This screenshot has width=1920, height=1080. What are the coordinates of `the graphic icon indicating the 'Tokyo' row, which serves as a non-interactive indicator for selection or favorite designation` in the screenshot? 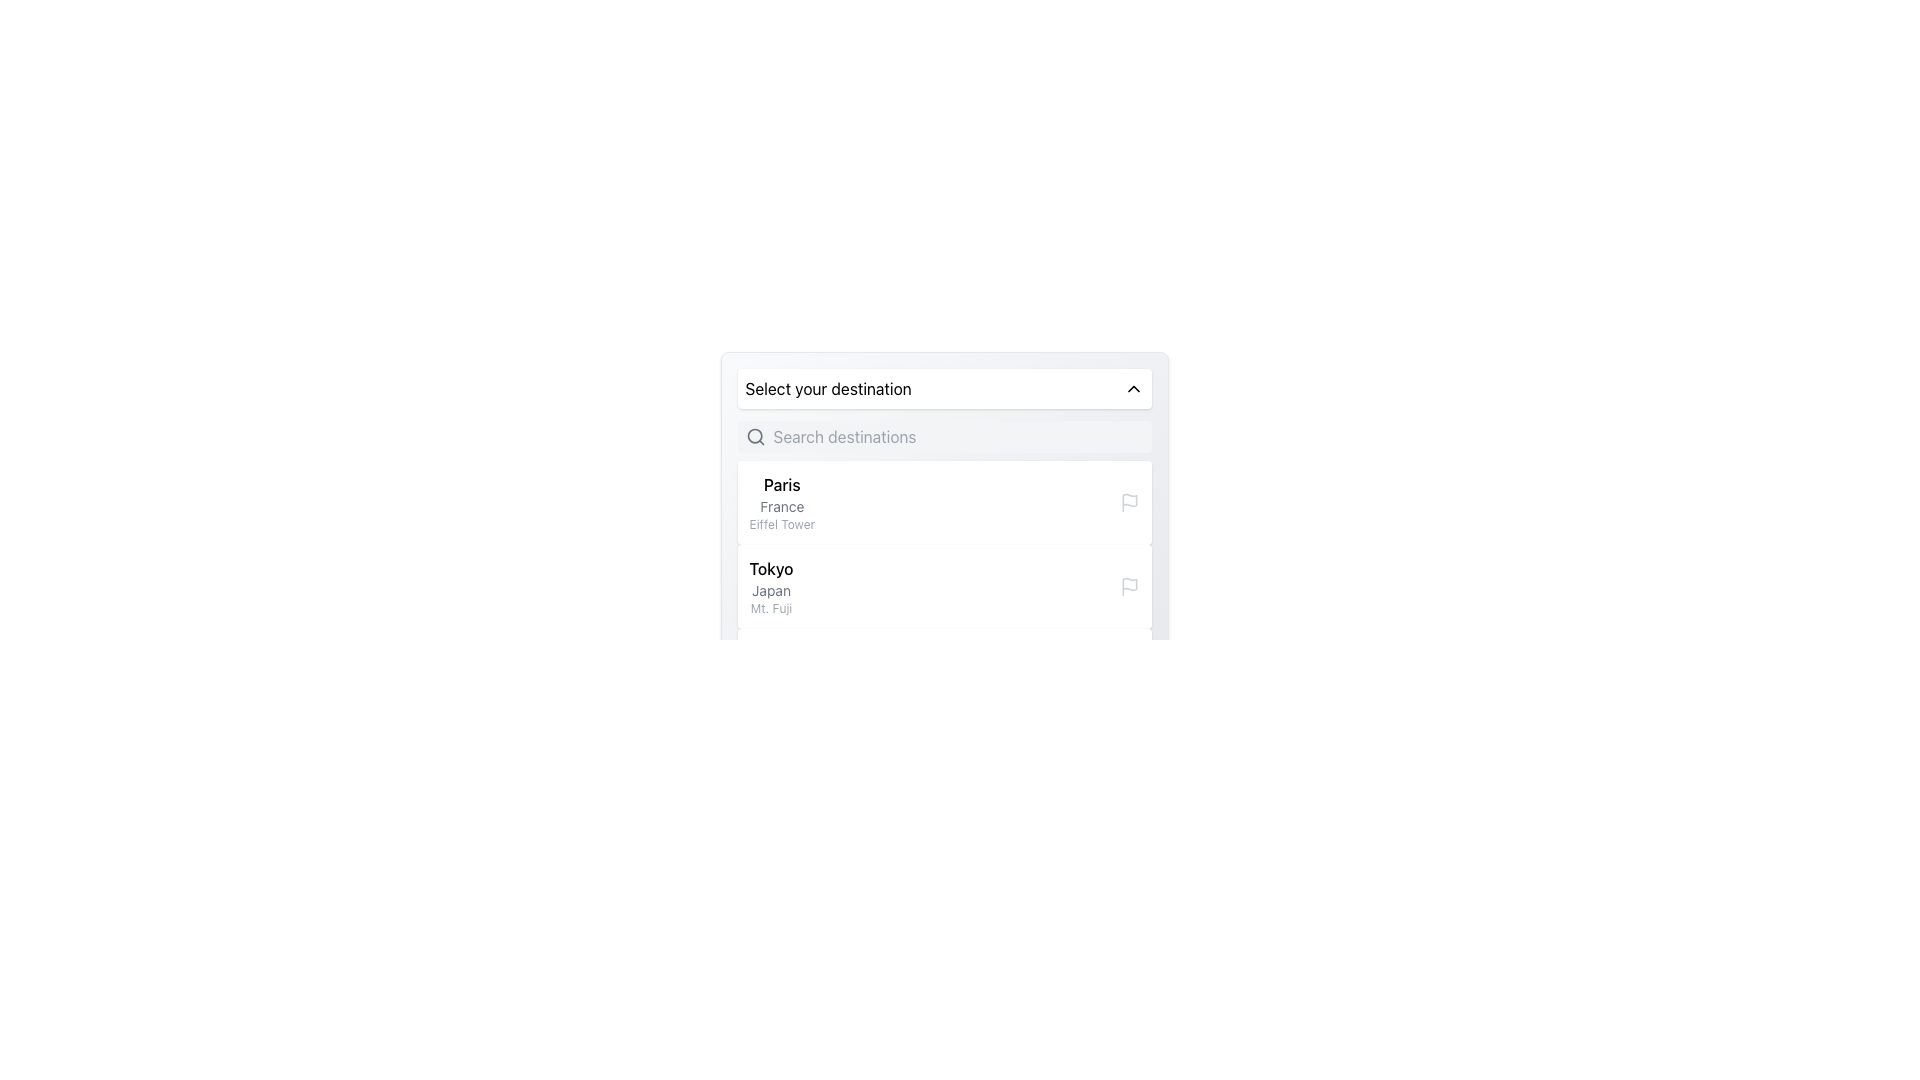 It's located at (1129, 585).